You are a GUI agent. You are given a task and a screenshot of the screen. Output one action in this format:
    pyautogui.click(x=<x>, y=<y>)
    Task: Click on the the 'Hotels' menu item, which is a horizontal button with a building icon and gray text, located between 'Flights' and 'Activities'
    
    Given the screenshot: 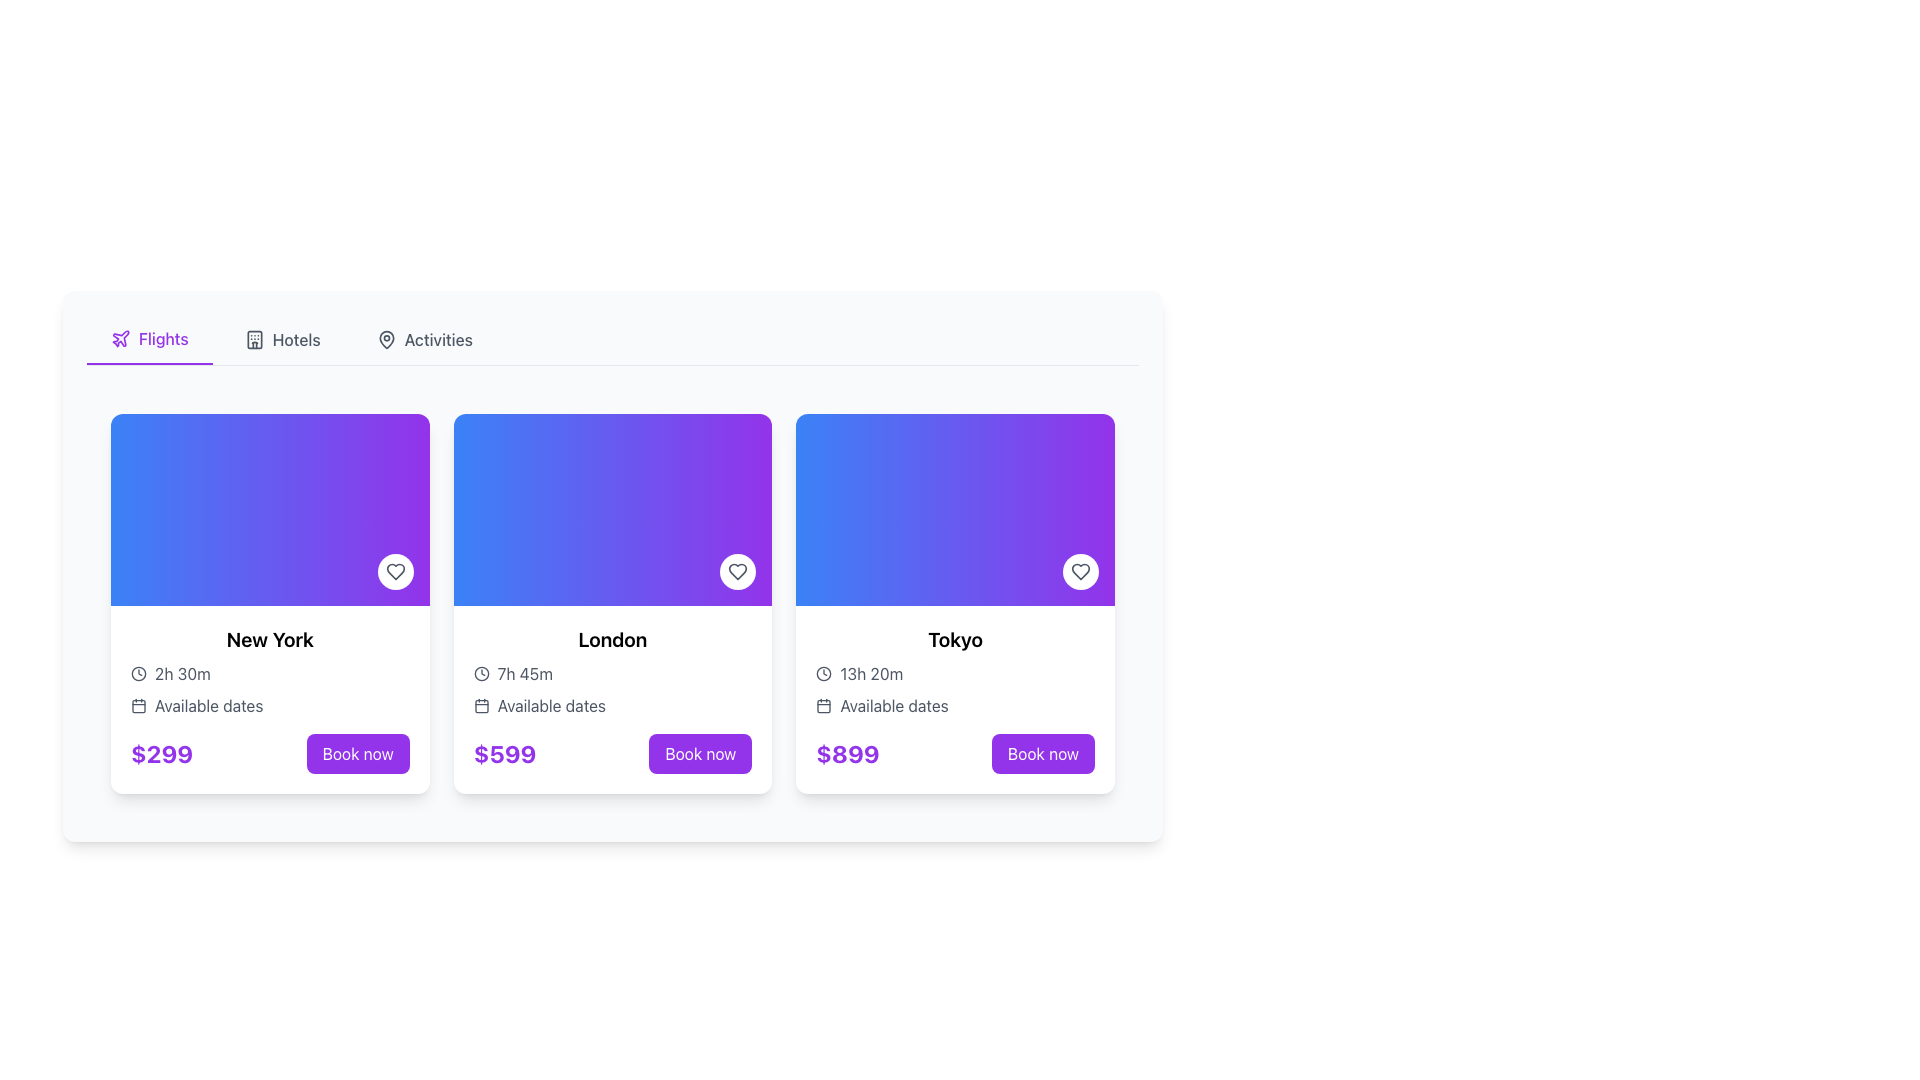 What is the action you would take?
    pyautogui.click(x=281, y=338)
    